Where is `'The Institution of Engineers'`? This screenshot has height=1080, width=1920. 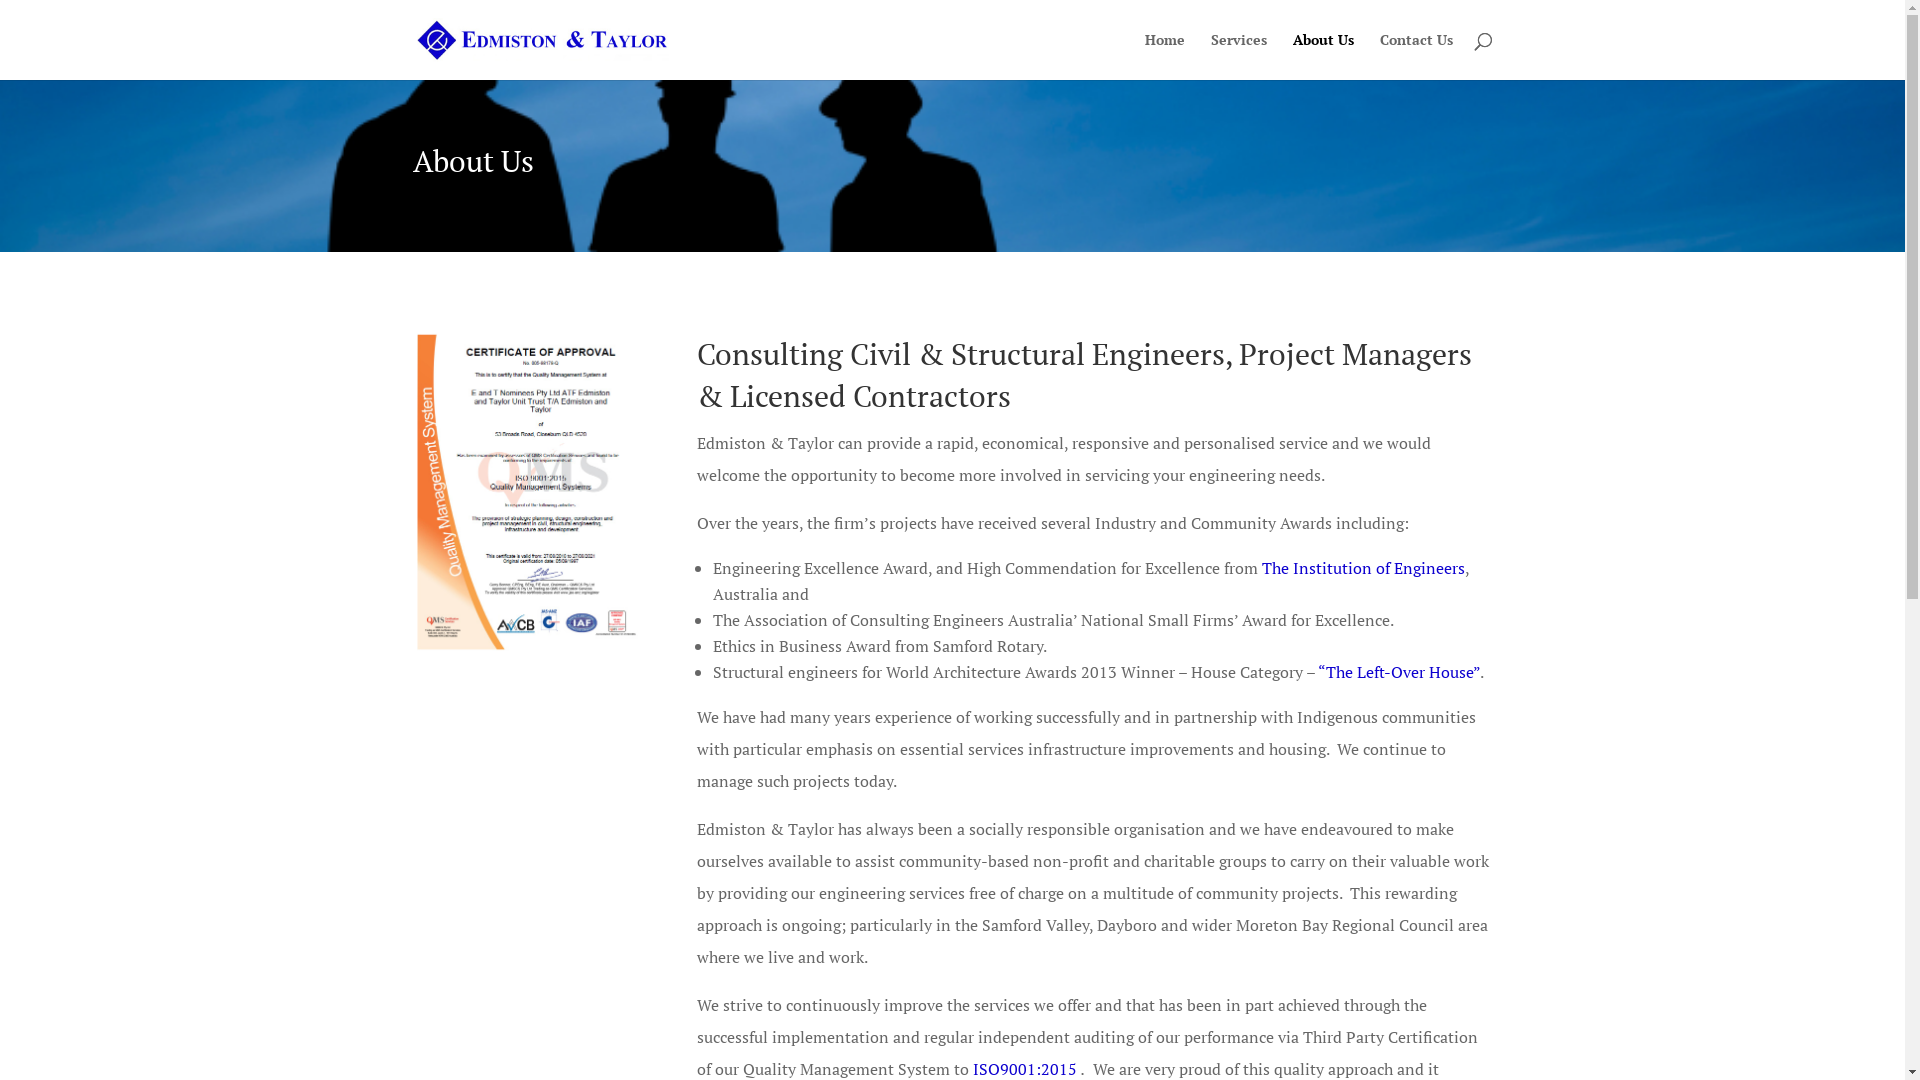
'The Institution of Engineers' is located at coordinates (1362, 567).